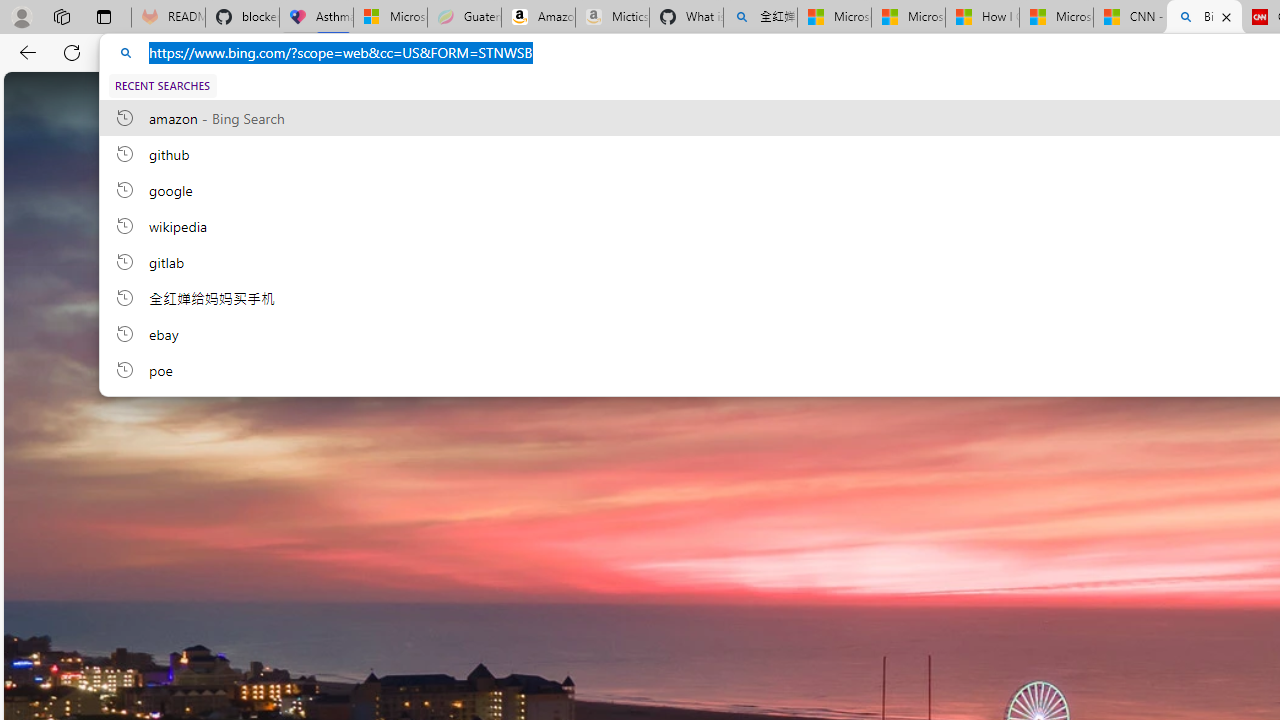  Describe the element at coordinates (982, 17) in the screenshot. I see `'How I Got Rid of Microsoft Edge'` at that location.